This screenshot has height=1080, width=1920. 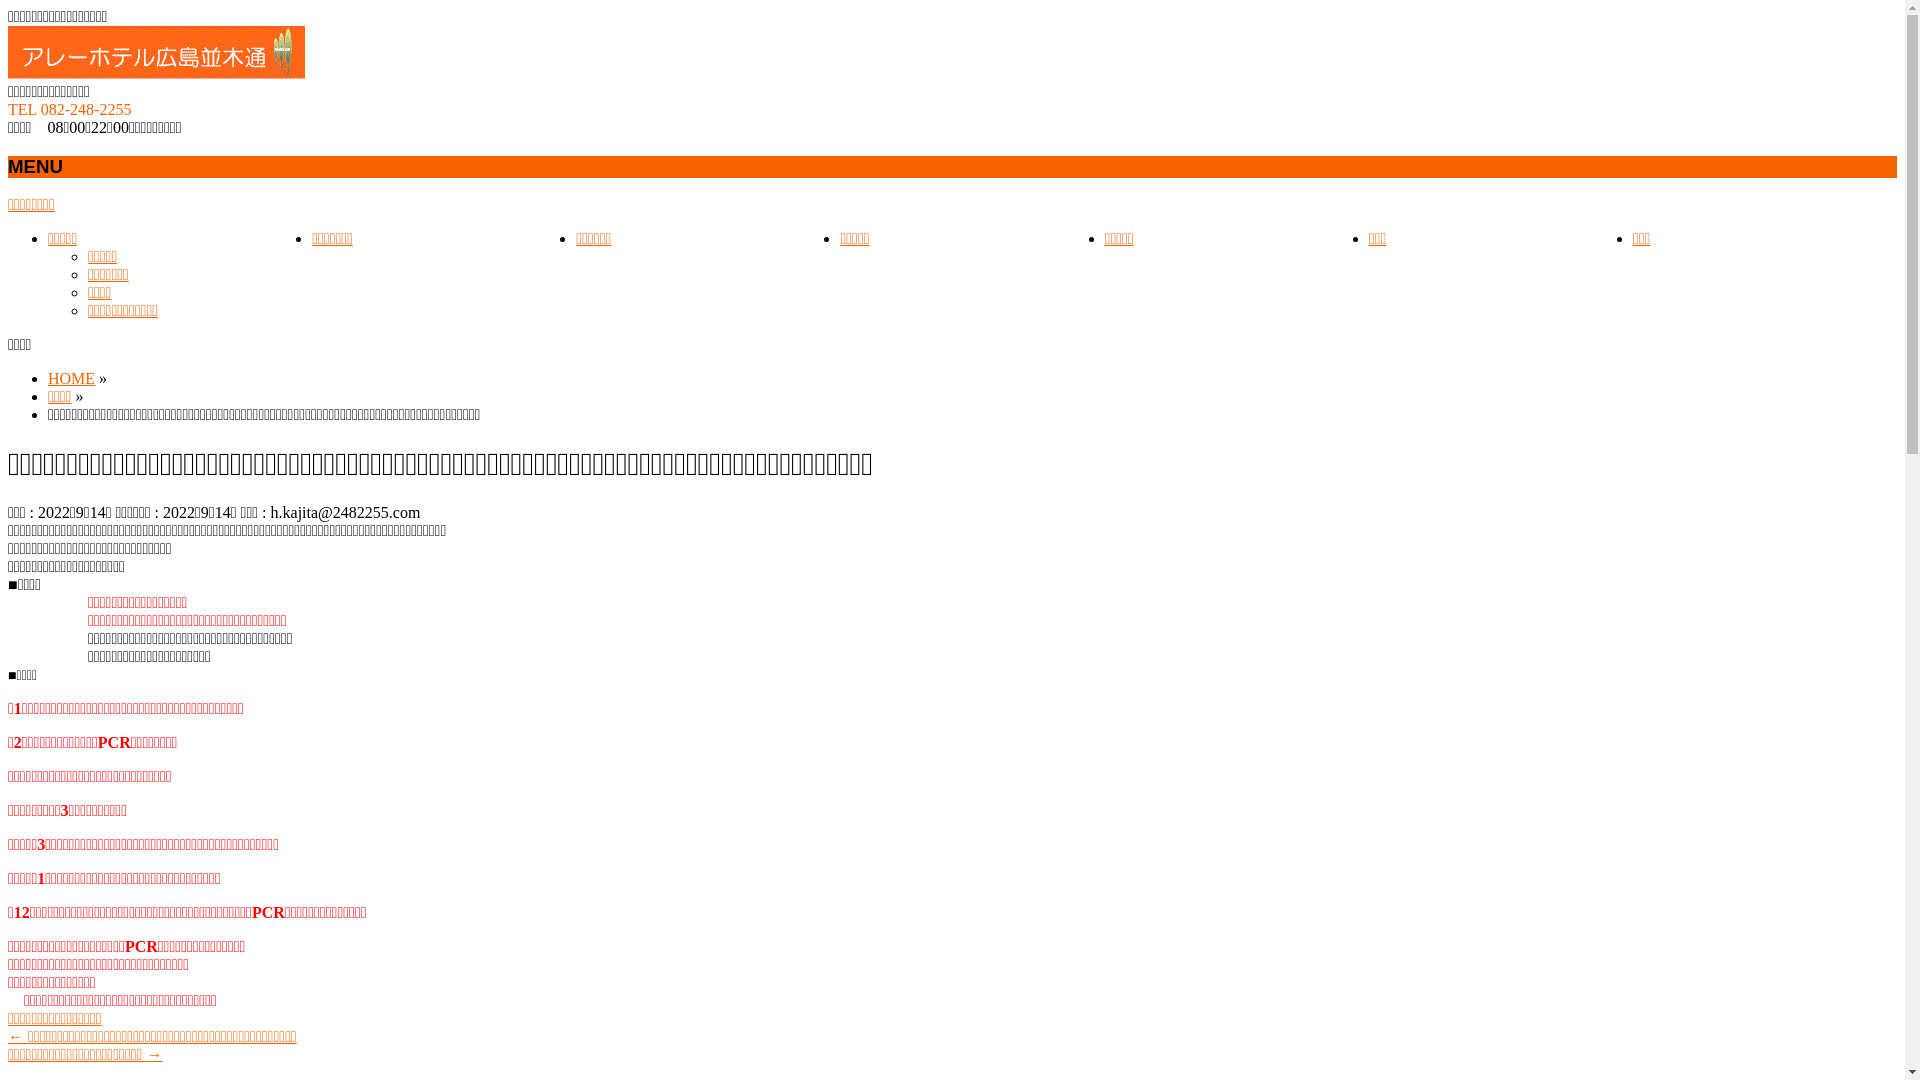 I want to click on 'HOME', so click(x=71, y=378).